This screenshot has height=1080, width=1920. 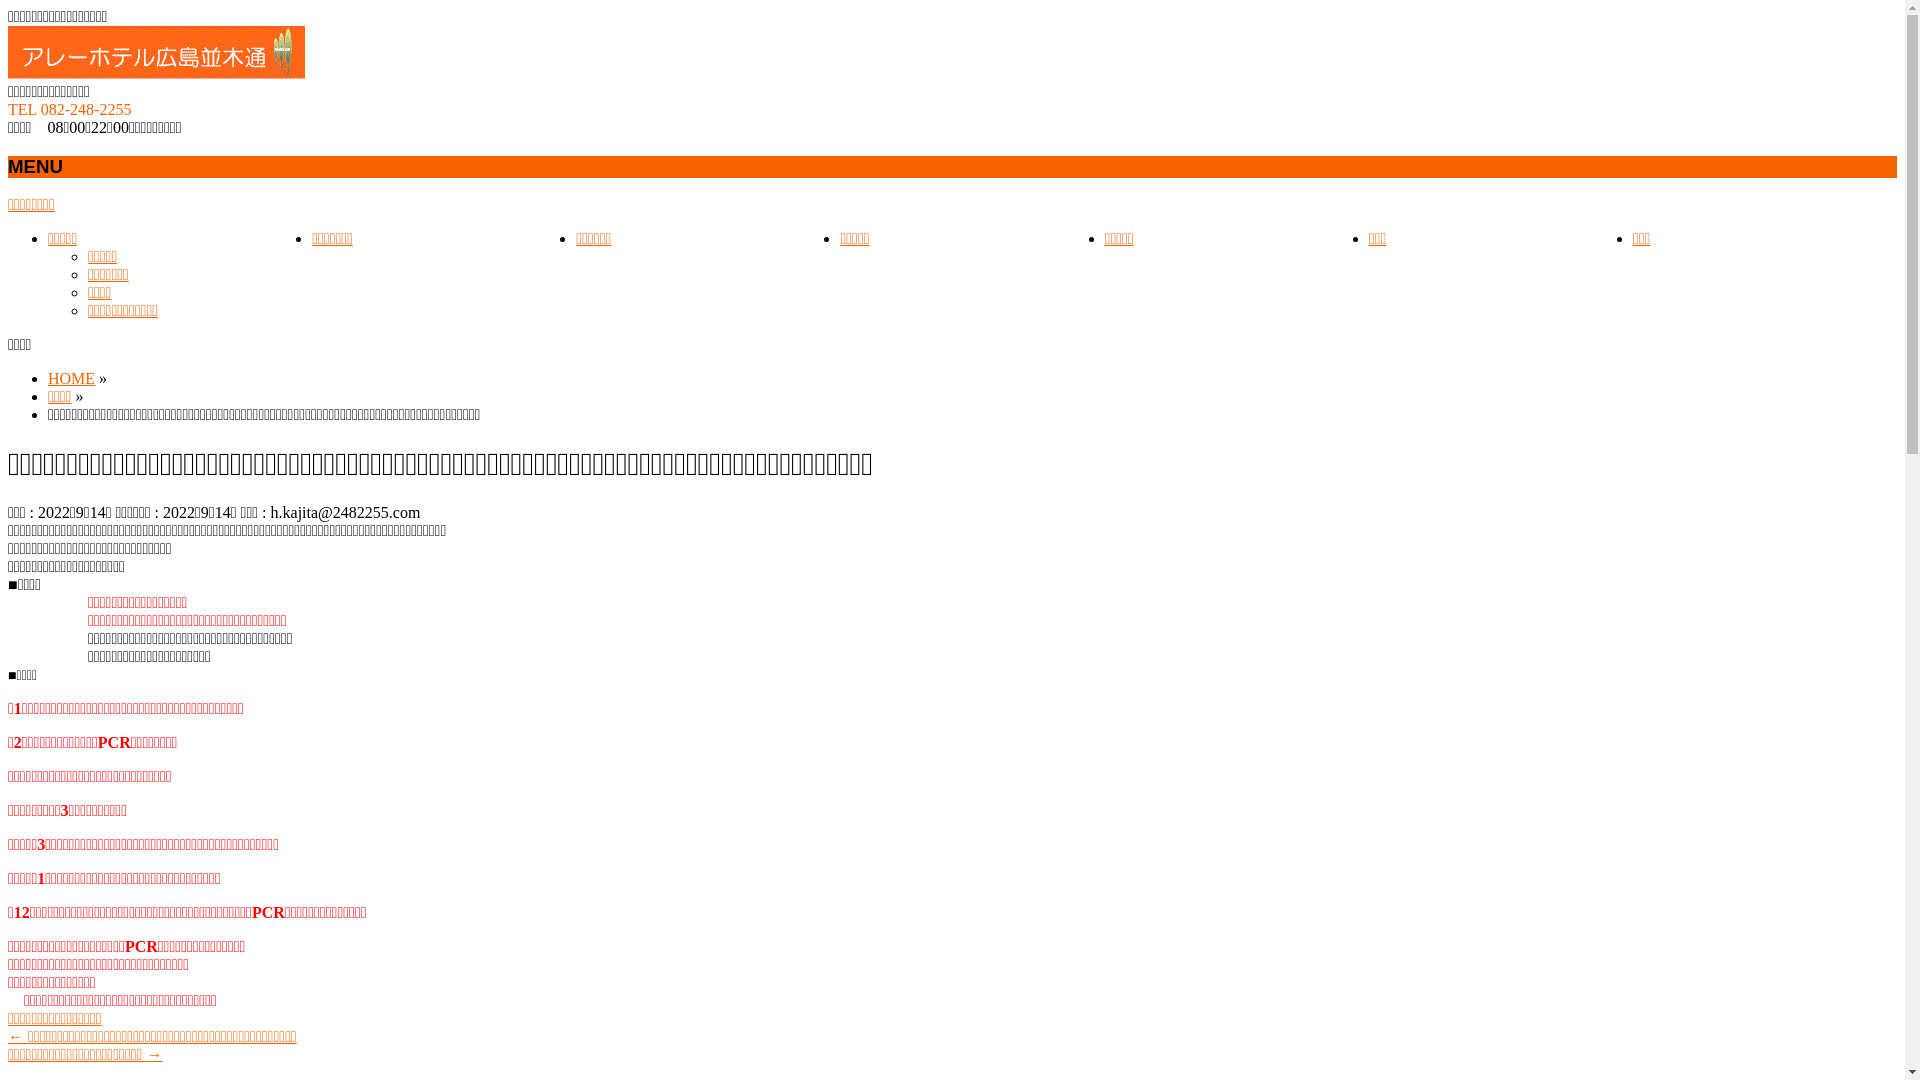 I want to click on 'HOME', so click(x=71, y=378).